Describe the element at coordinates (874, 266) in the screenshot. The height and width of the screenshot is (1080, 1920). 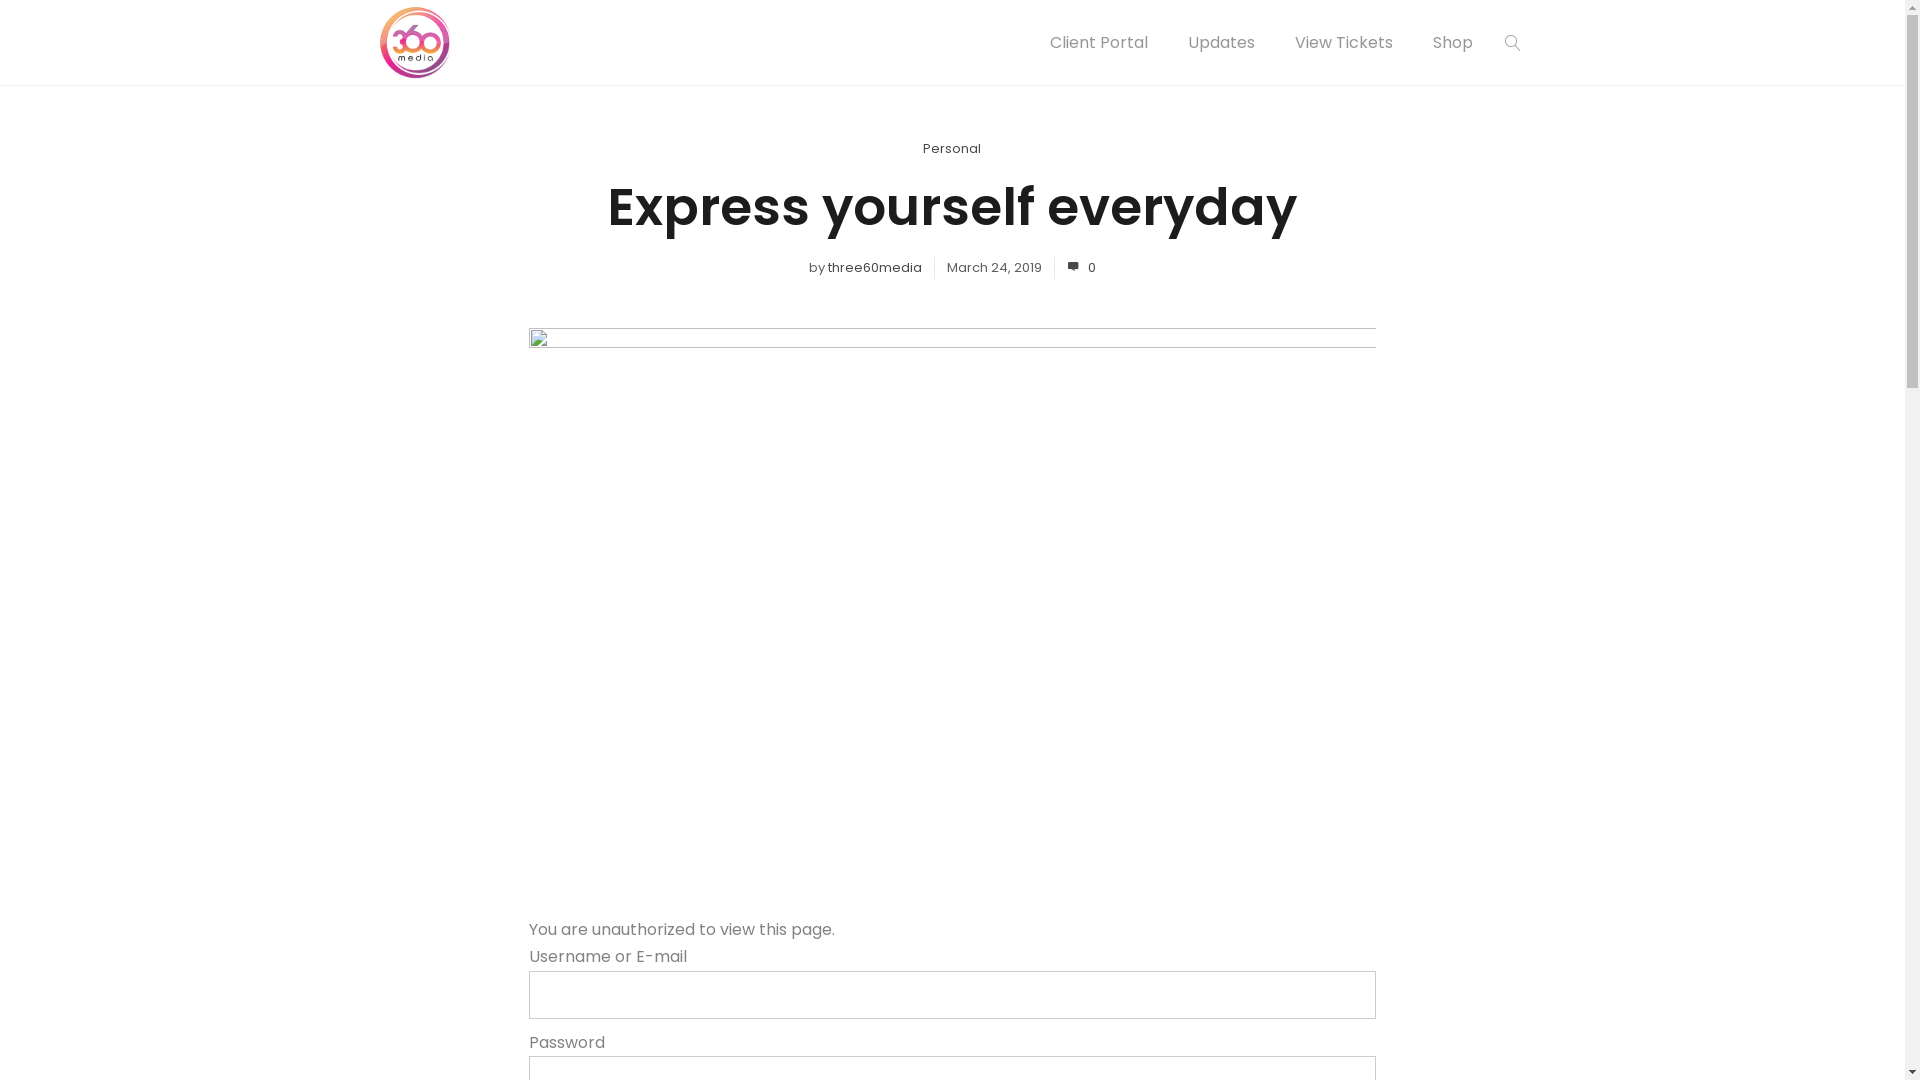
I see `'three60media'` at that location.